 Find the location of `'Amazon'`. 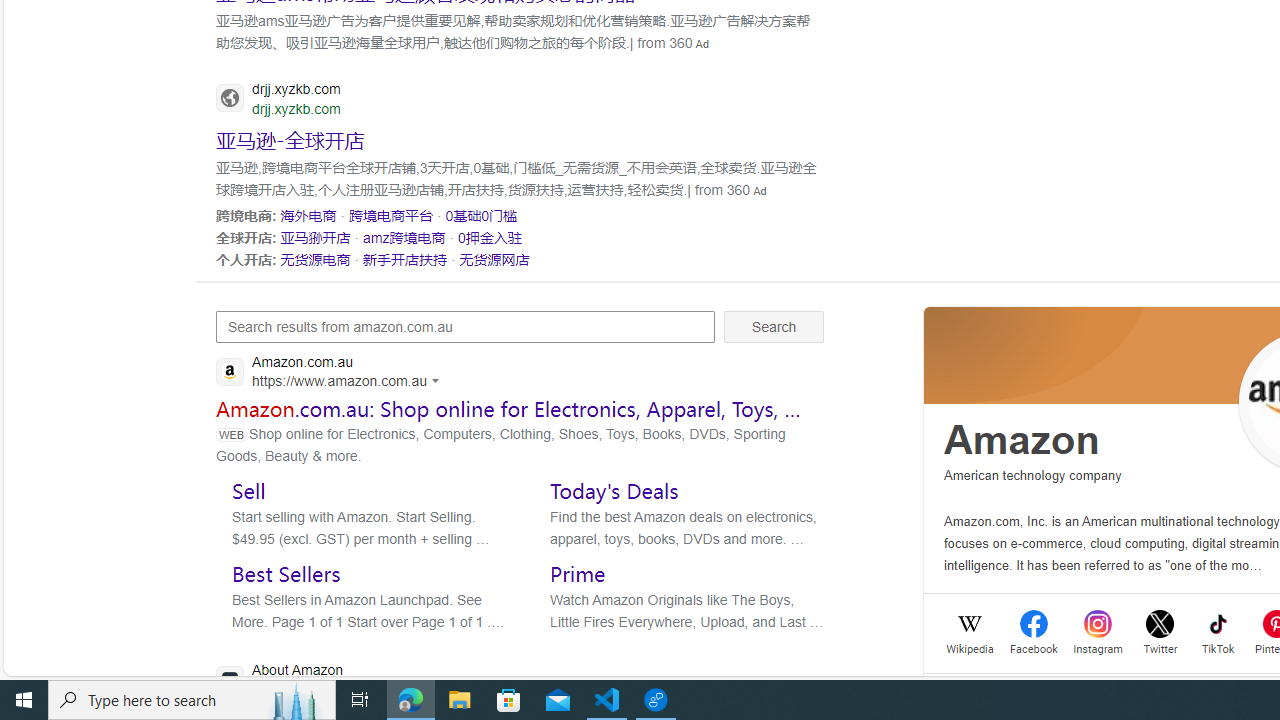

'Amazon' is located at coordinates (1022, 439).